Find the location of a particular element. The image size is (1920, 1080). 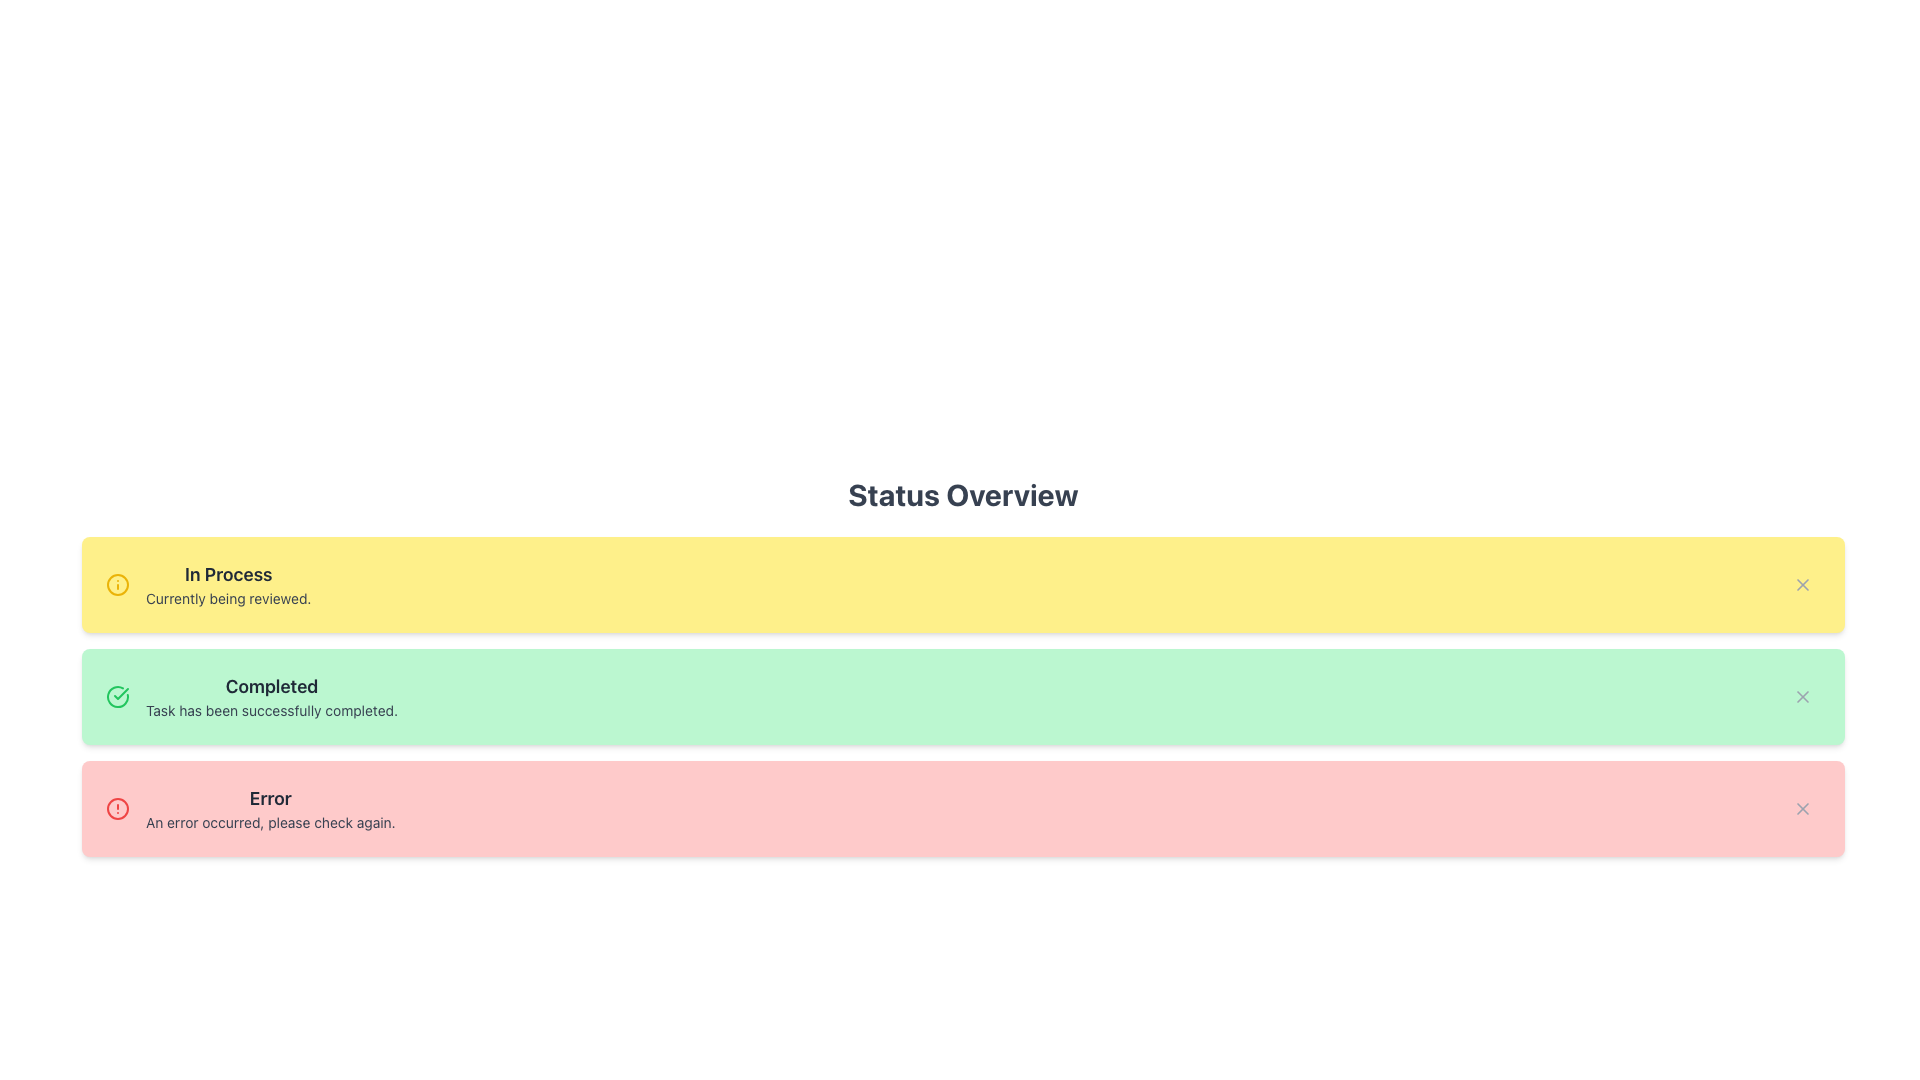

the dismissal icon located in the top yellow bar section towards the right is located at coordinates (1803, 585).